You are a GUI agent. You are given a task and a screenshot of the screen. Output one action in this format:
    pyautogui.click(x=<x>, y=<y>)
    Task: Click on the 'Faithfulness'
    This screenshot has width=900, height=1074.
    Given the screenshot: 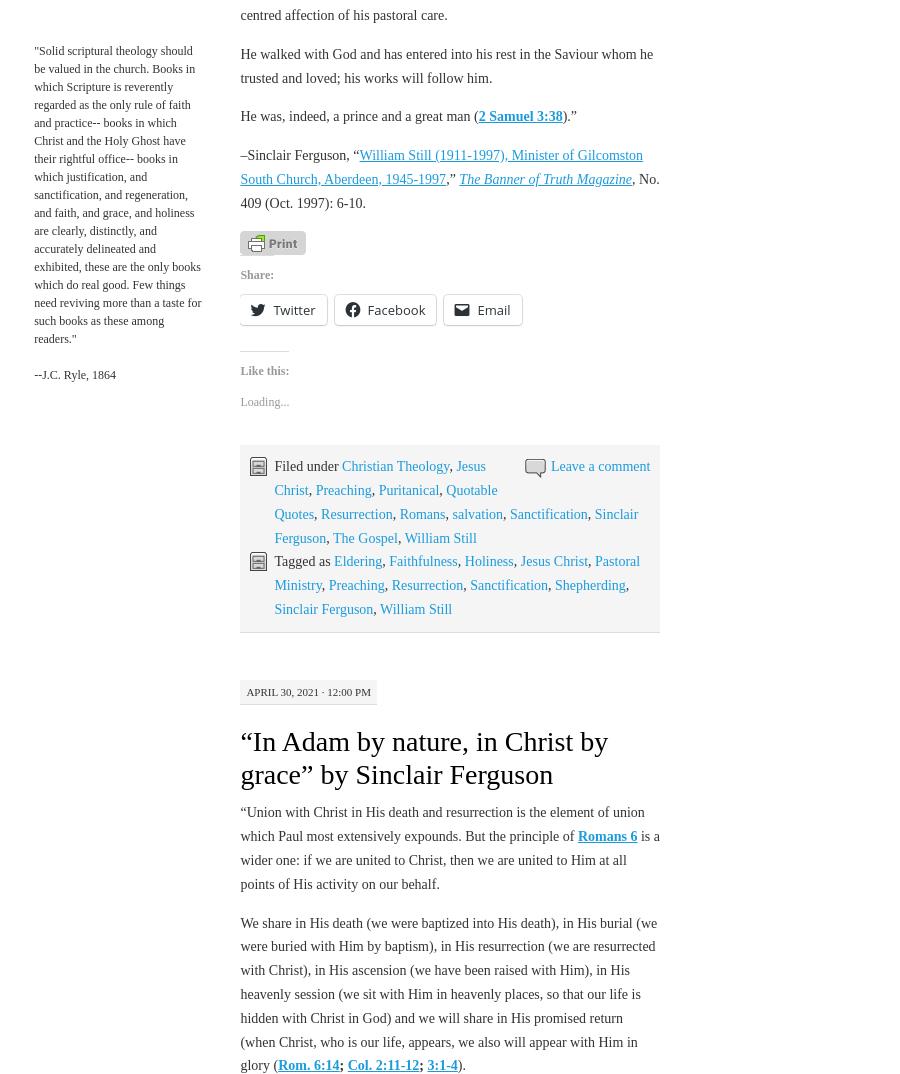 What is the action you would take?
    pyautogui.click(x=388, y=560)
    